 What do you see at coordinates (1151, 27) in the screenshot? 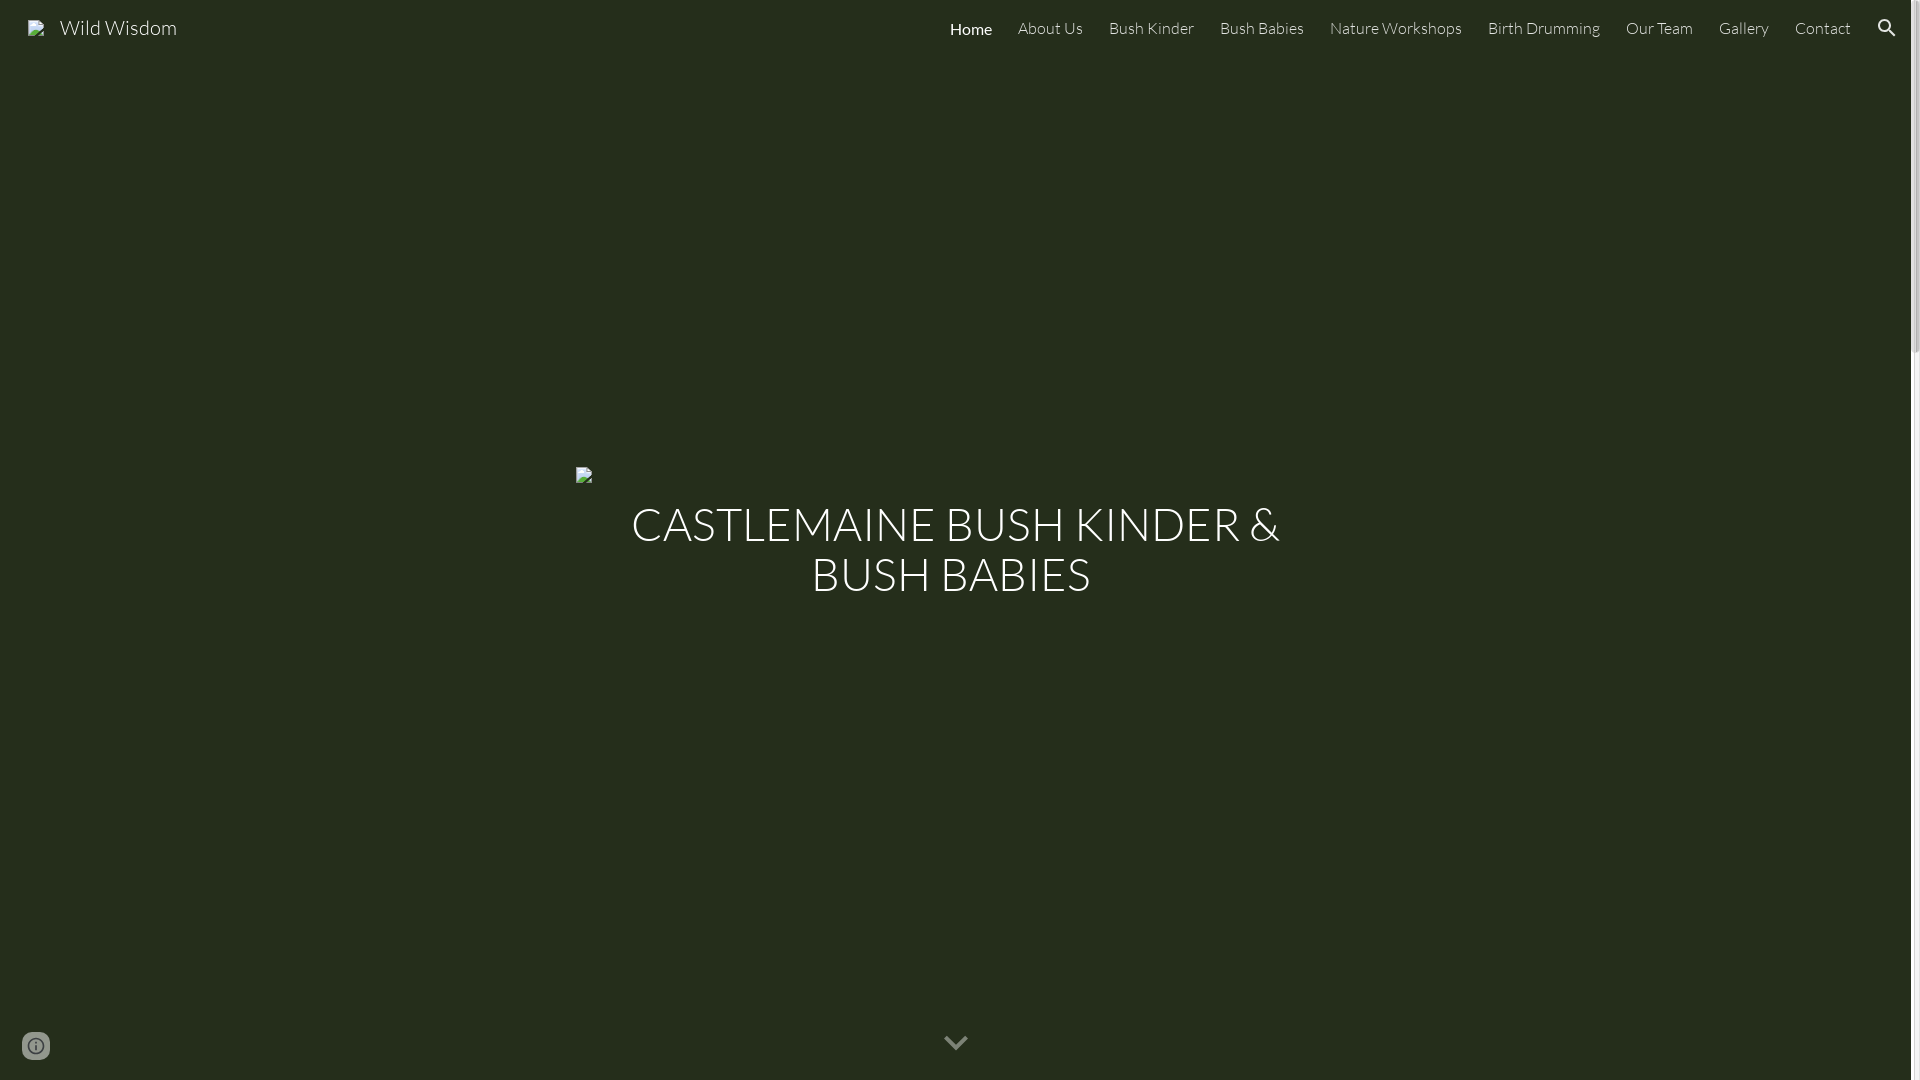
I see `'Bush Kinder'` at bounding box center [1151, 27].